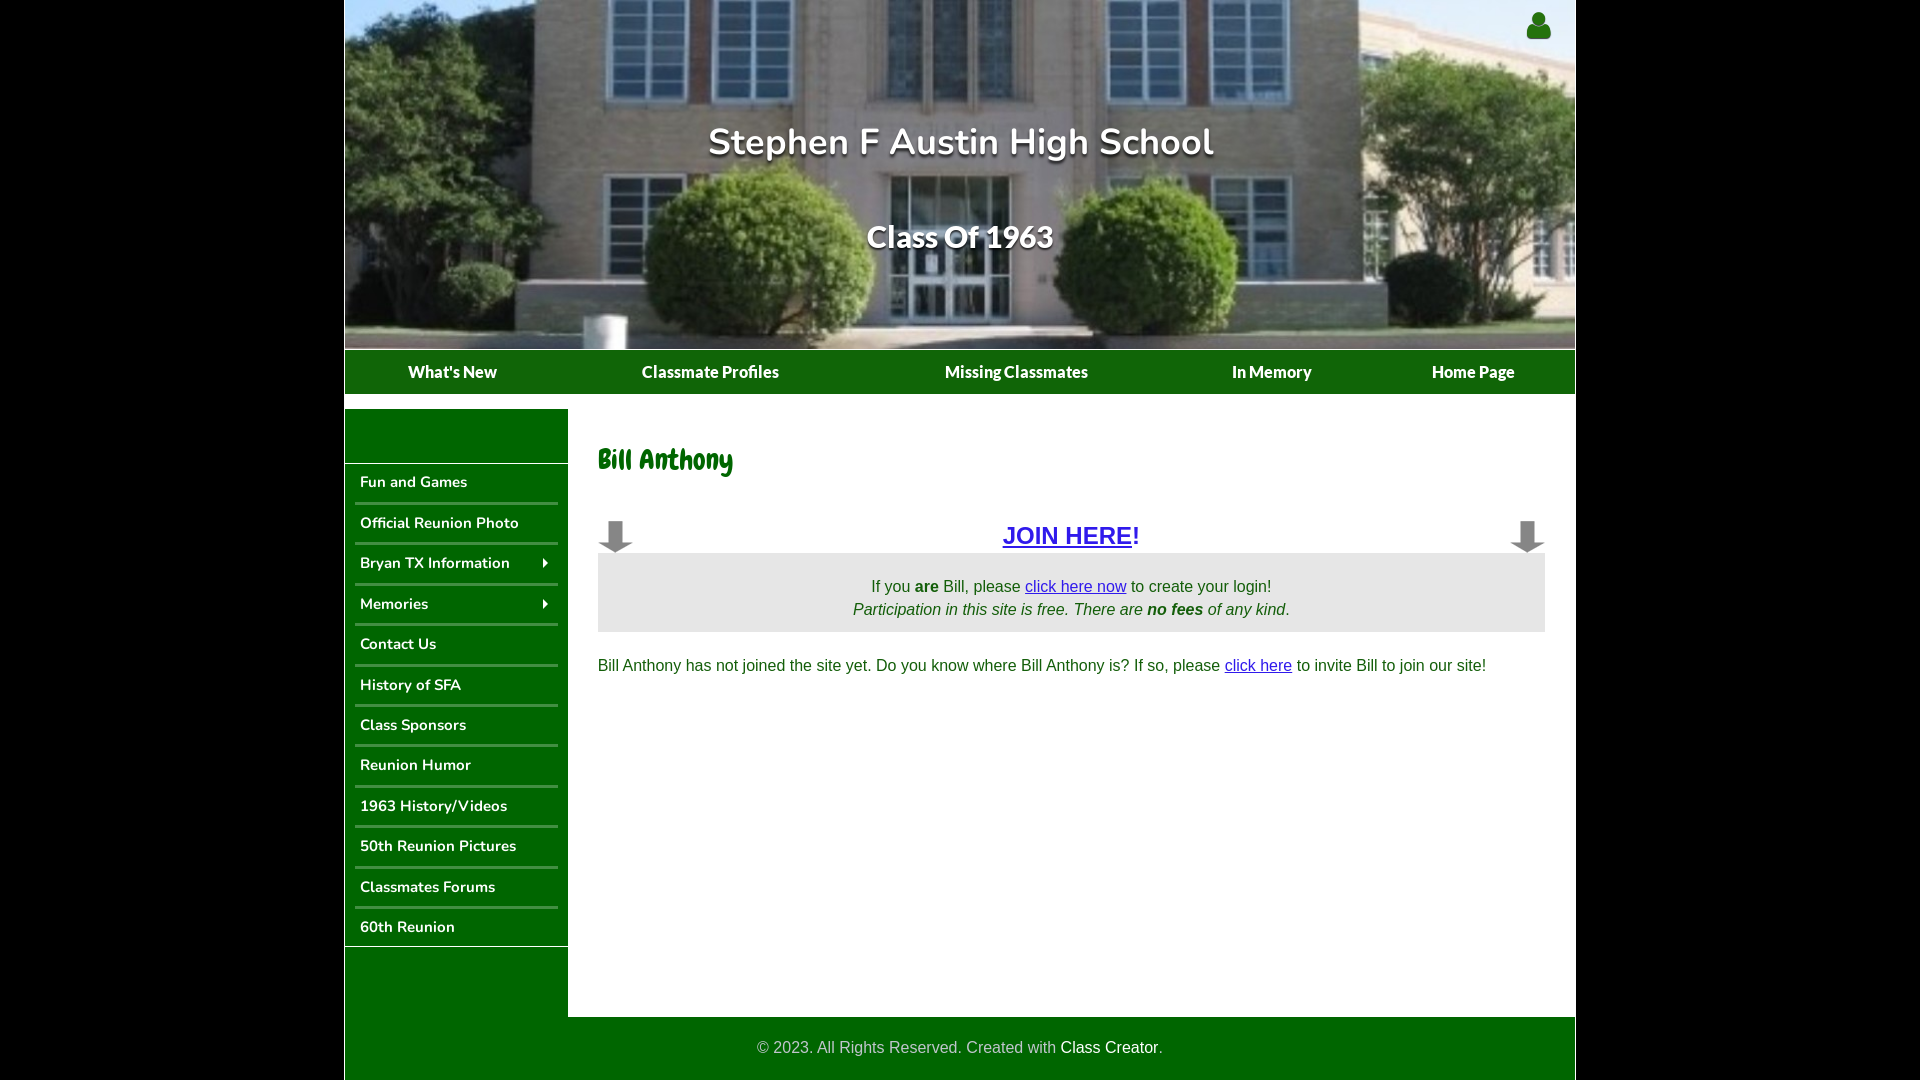  What do you see at coordinates (355, 805) in the screenshot?
I see `'1963 History/Videos'` at bounding box center [355, 805].